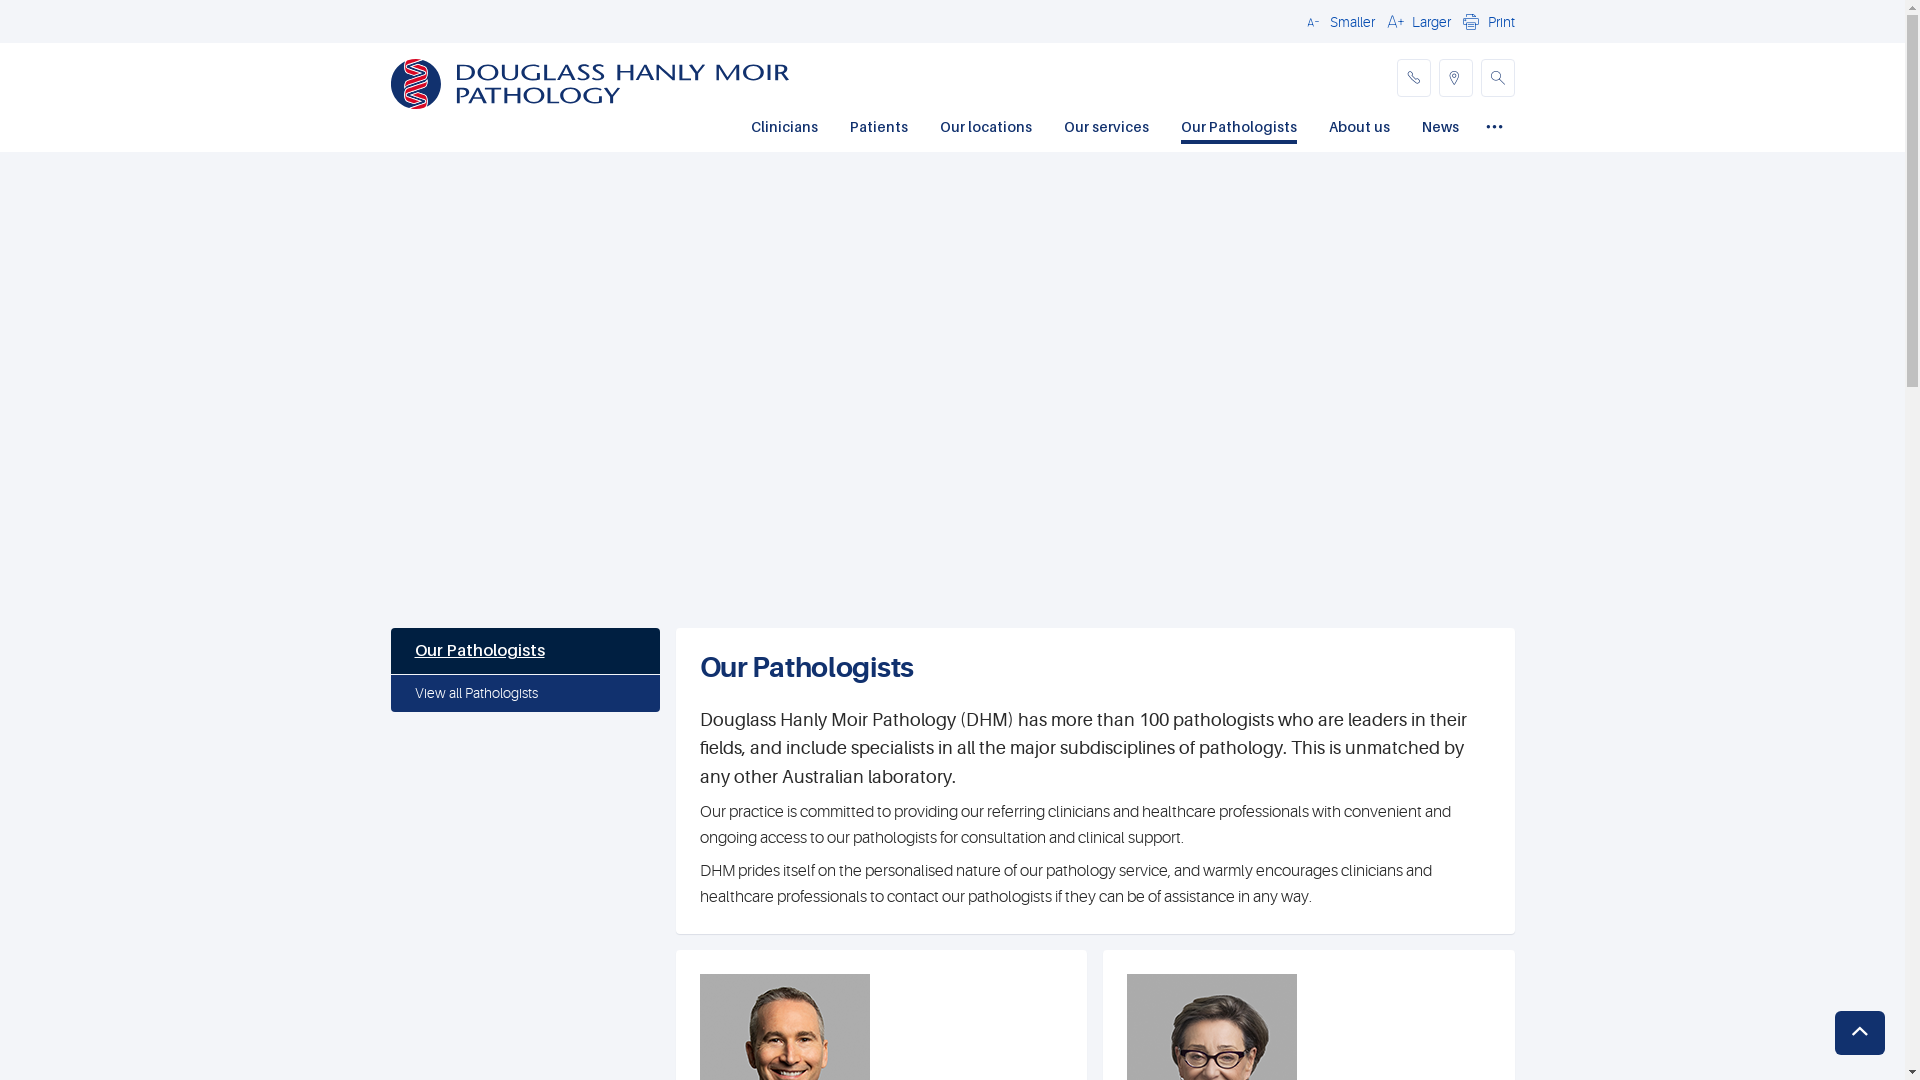 This screenshot has height=1080, width=1920. I want to click on 'Smaller', so click(1337, 20).